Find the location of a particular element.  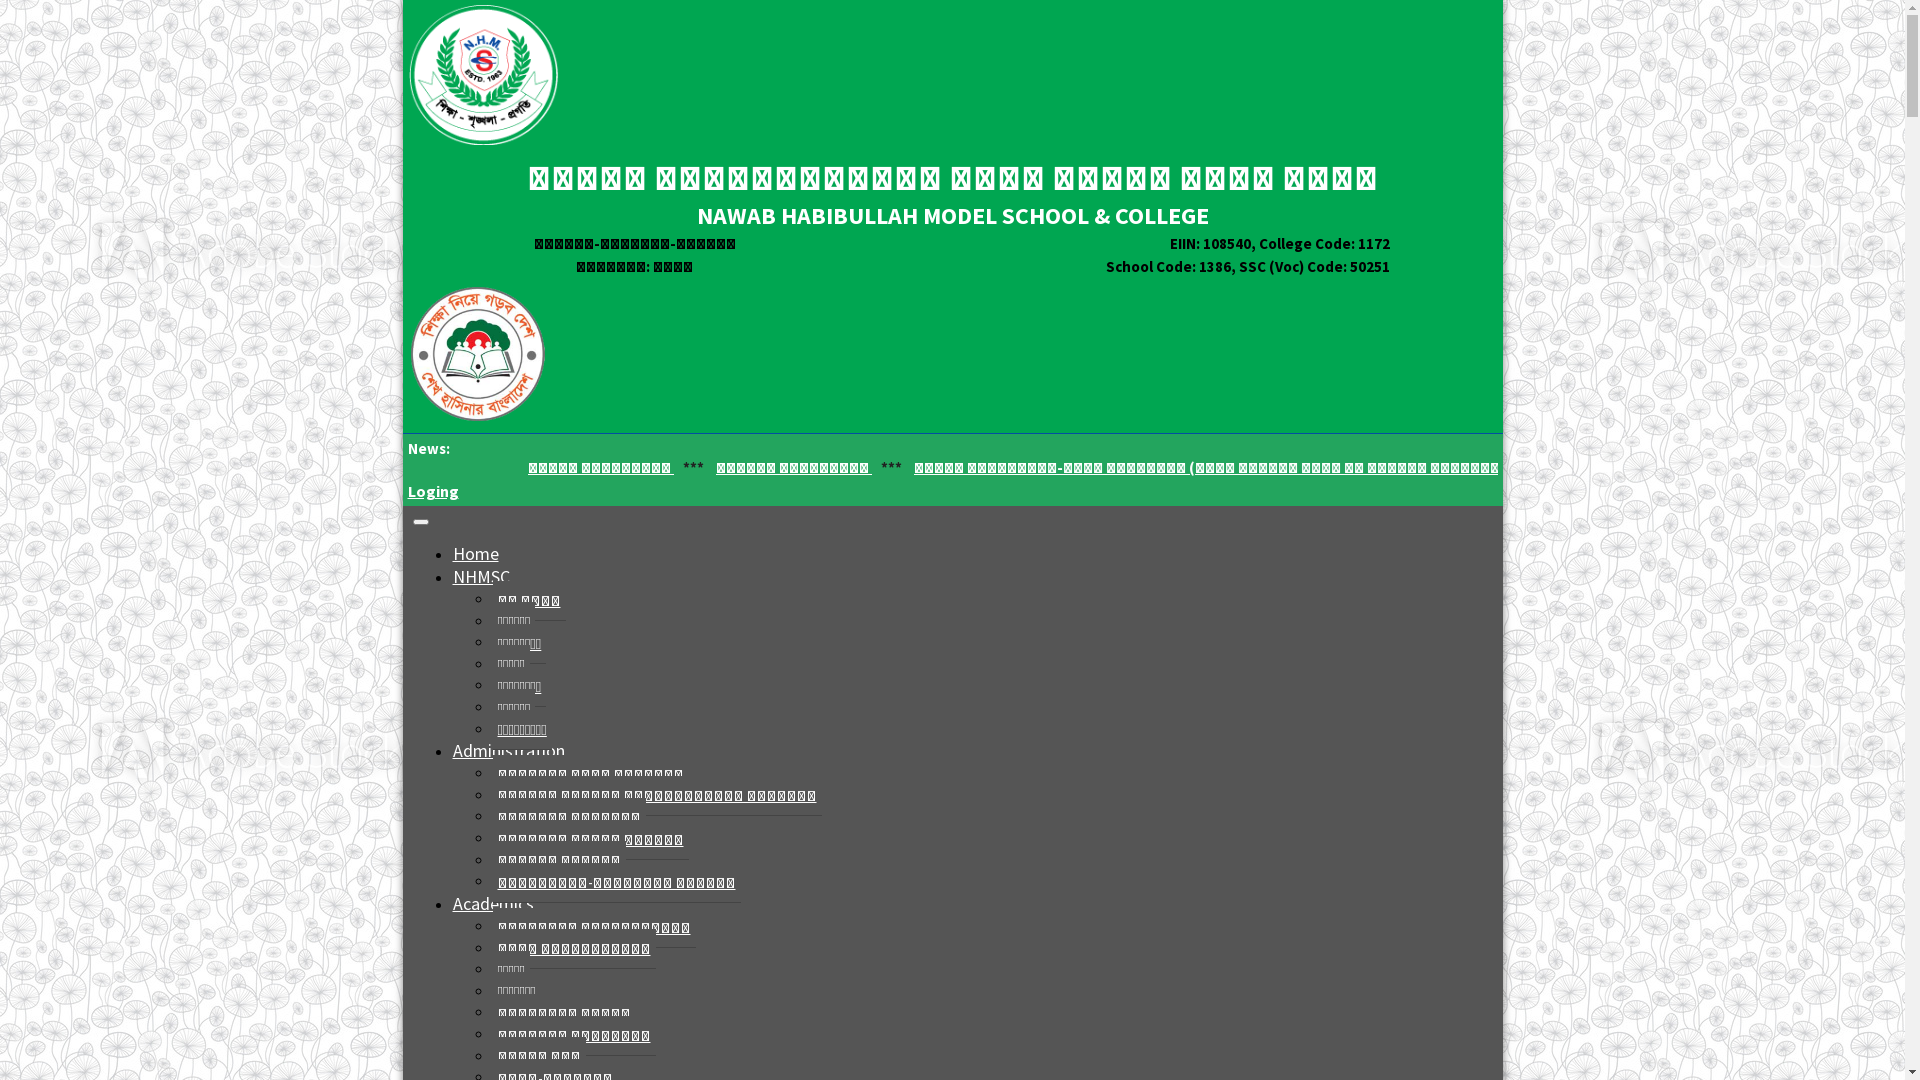

'Academics' is located at coordinates (492, 903).